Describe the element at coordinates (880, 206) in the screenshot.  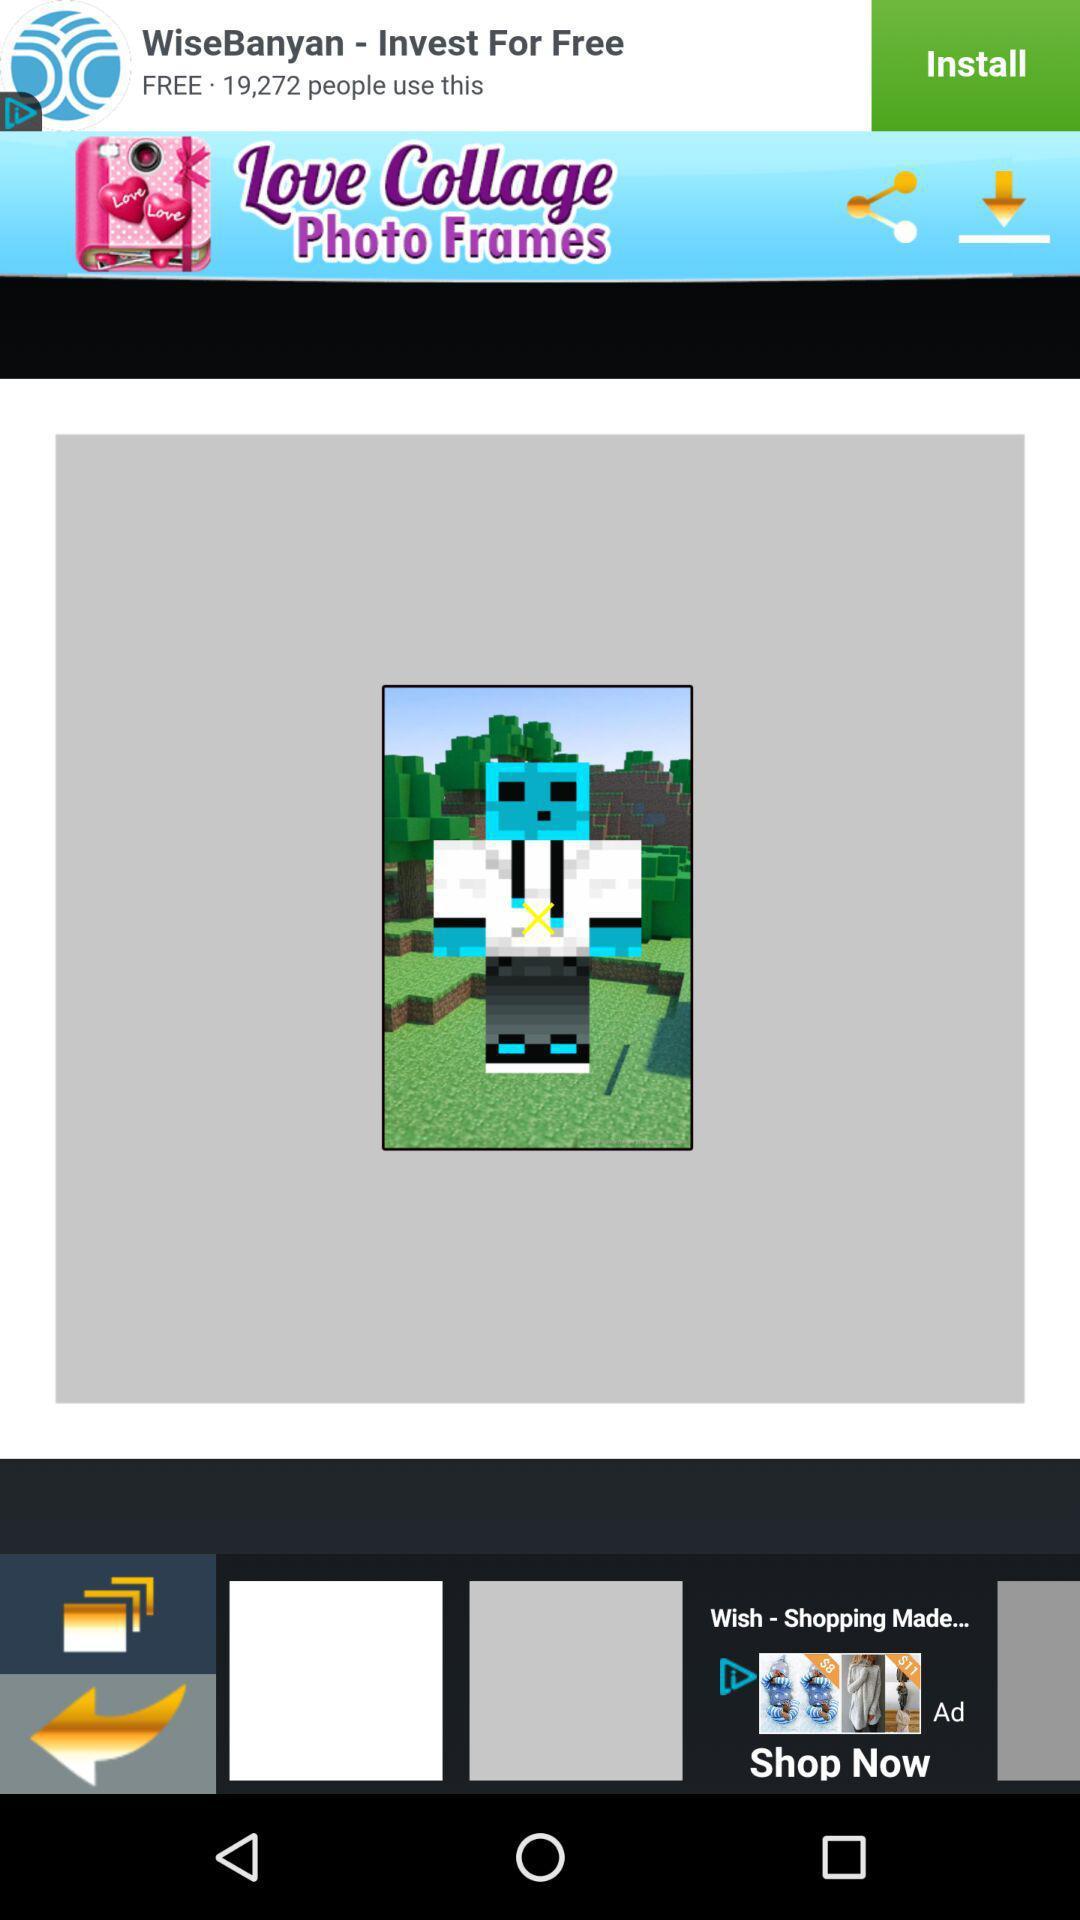
I see `share option` at that location.